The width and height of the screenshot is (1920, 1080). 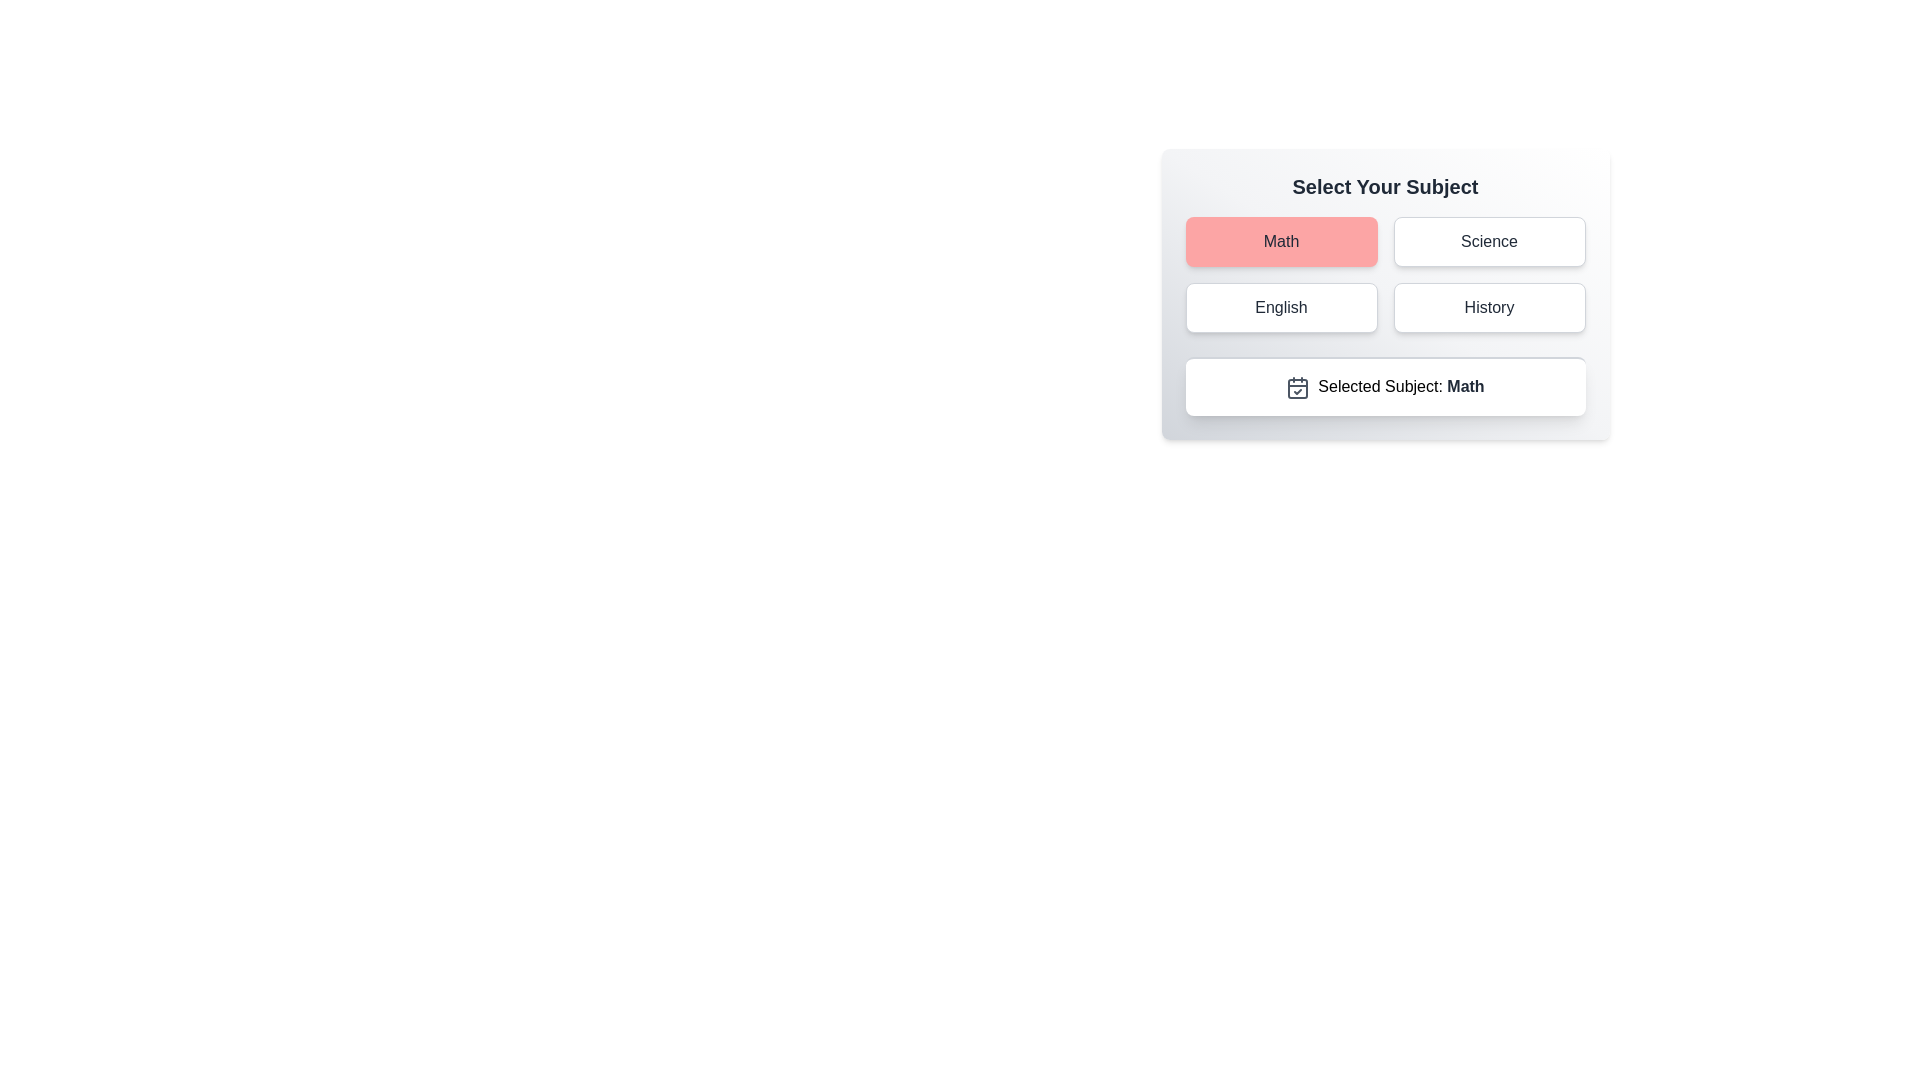 I want to click on the static graphic element of the calendar icon, which is a rectangular shape with rounded corners, centrally positioned among other graphical elements, so click(x=1298, y=388).